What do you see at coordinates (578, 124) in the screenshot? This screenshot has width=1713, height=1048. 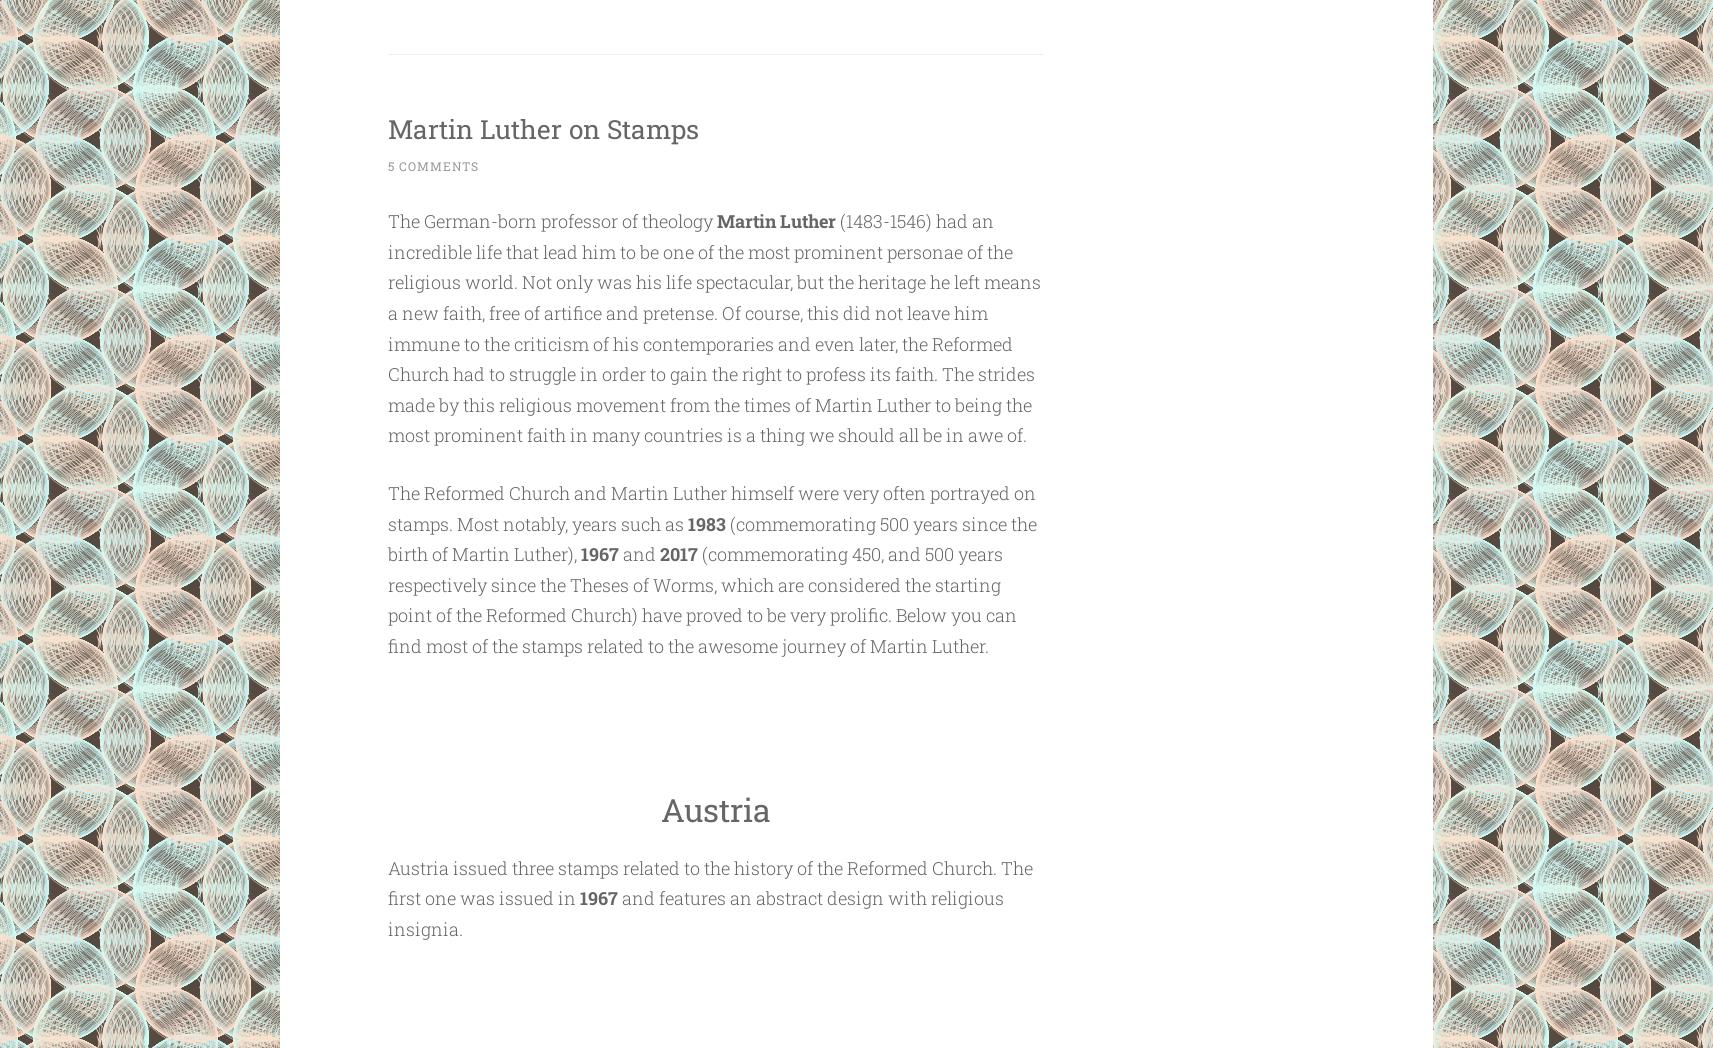 I see `'Martin Luther on Stamps'` at bounding box center [578, 124].